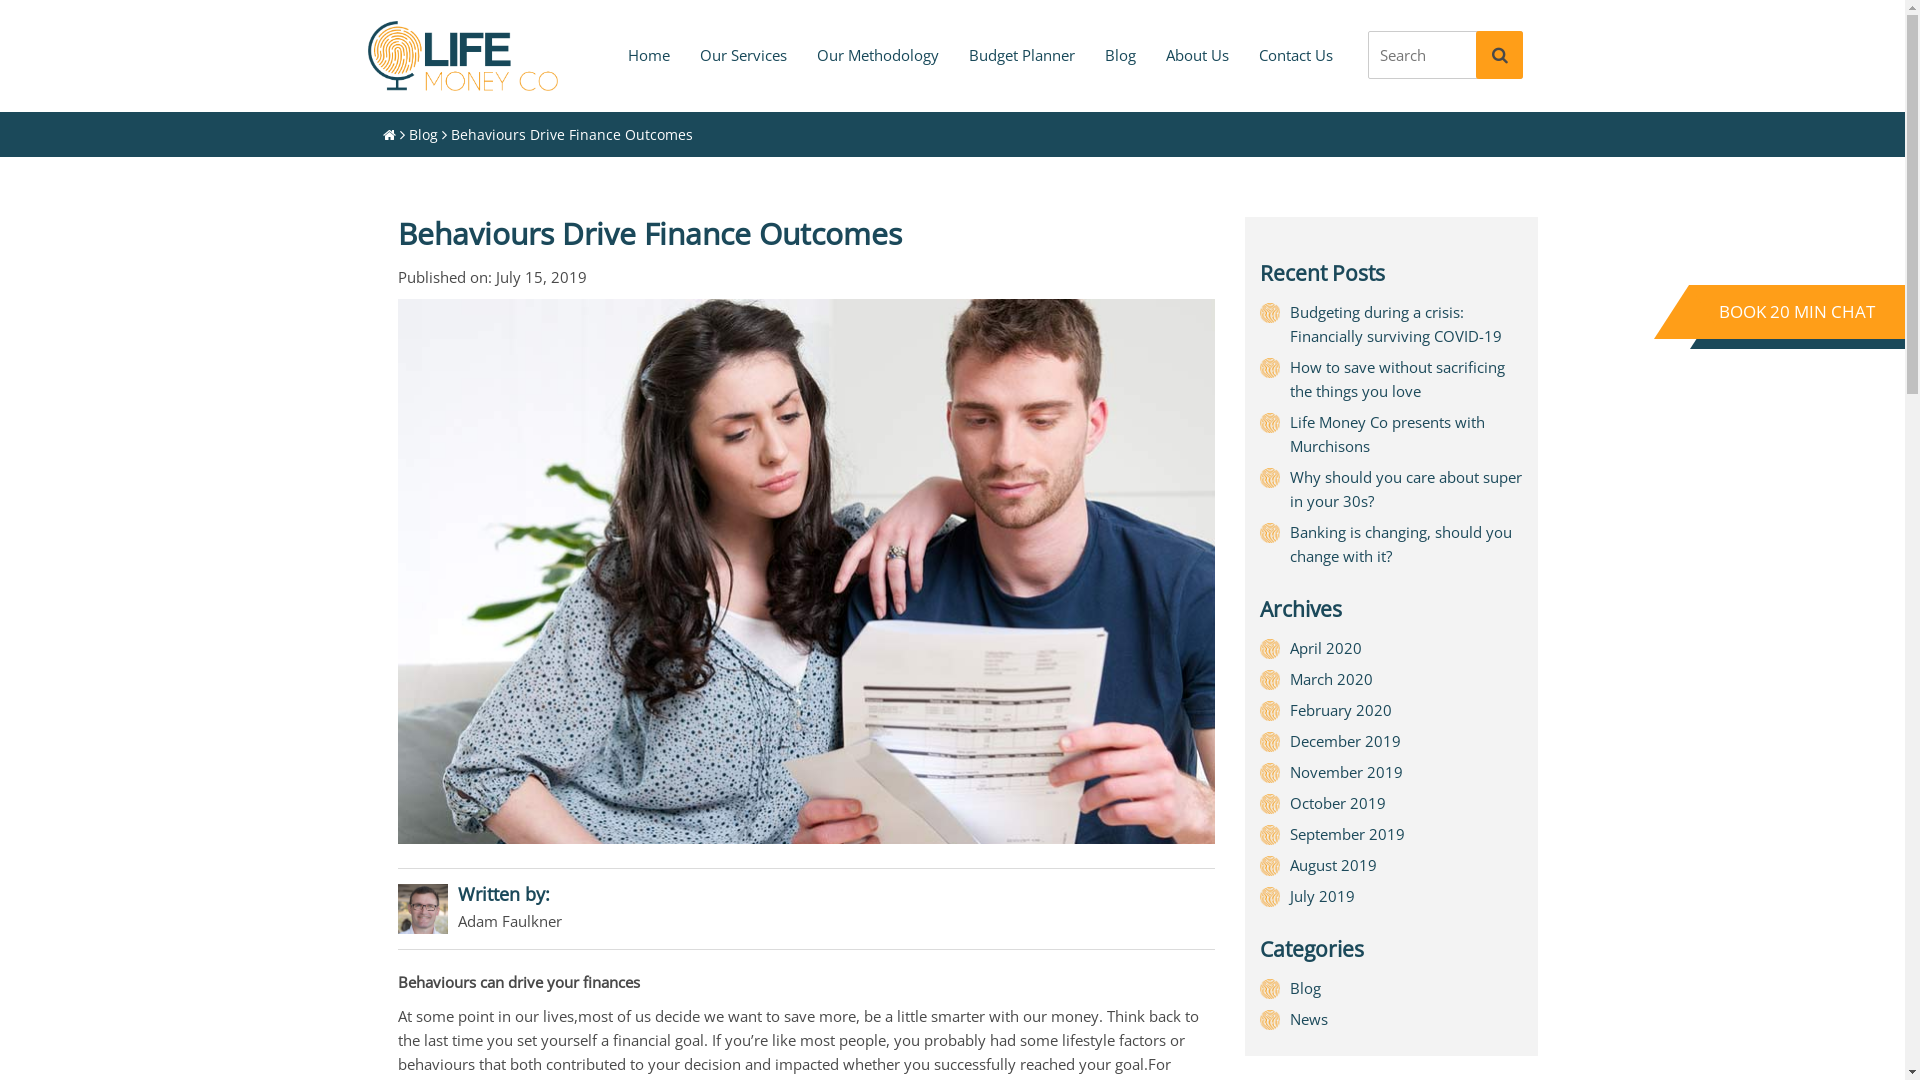  Describe the element at coordinates (421, 134) in the screenshot. I see `'Blog'` at that location.